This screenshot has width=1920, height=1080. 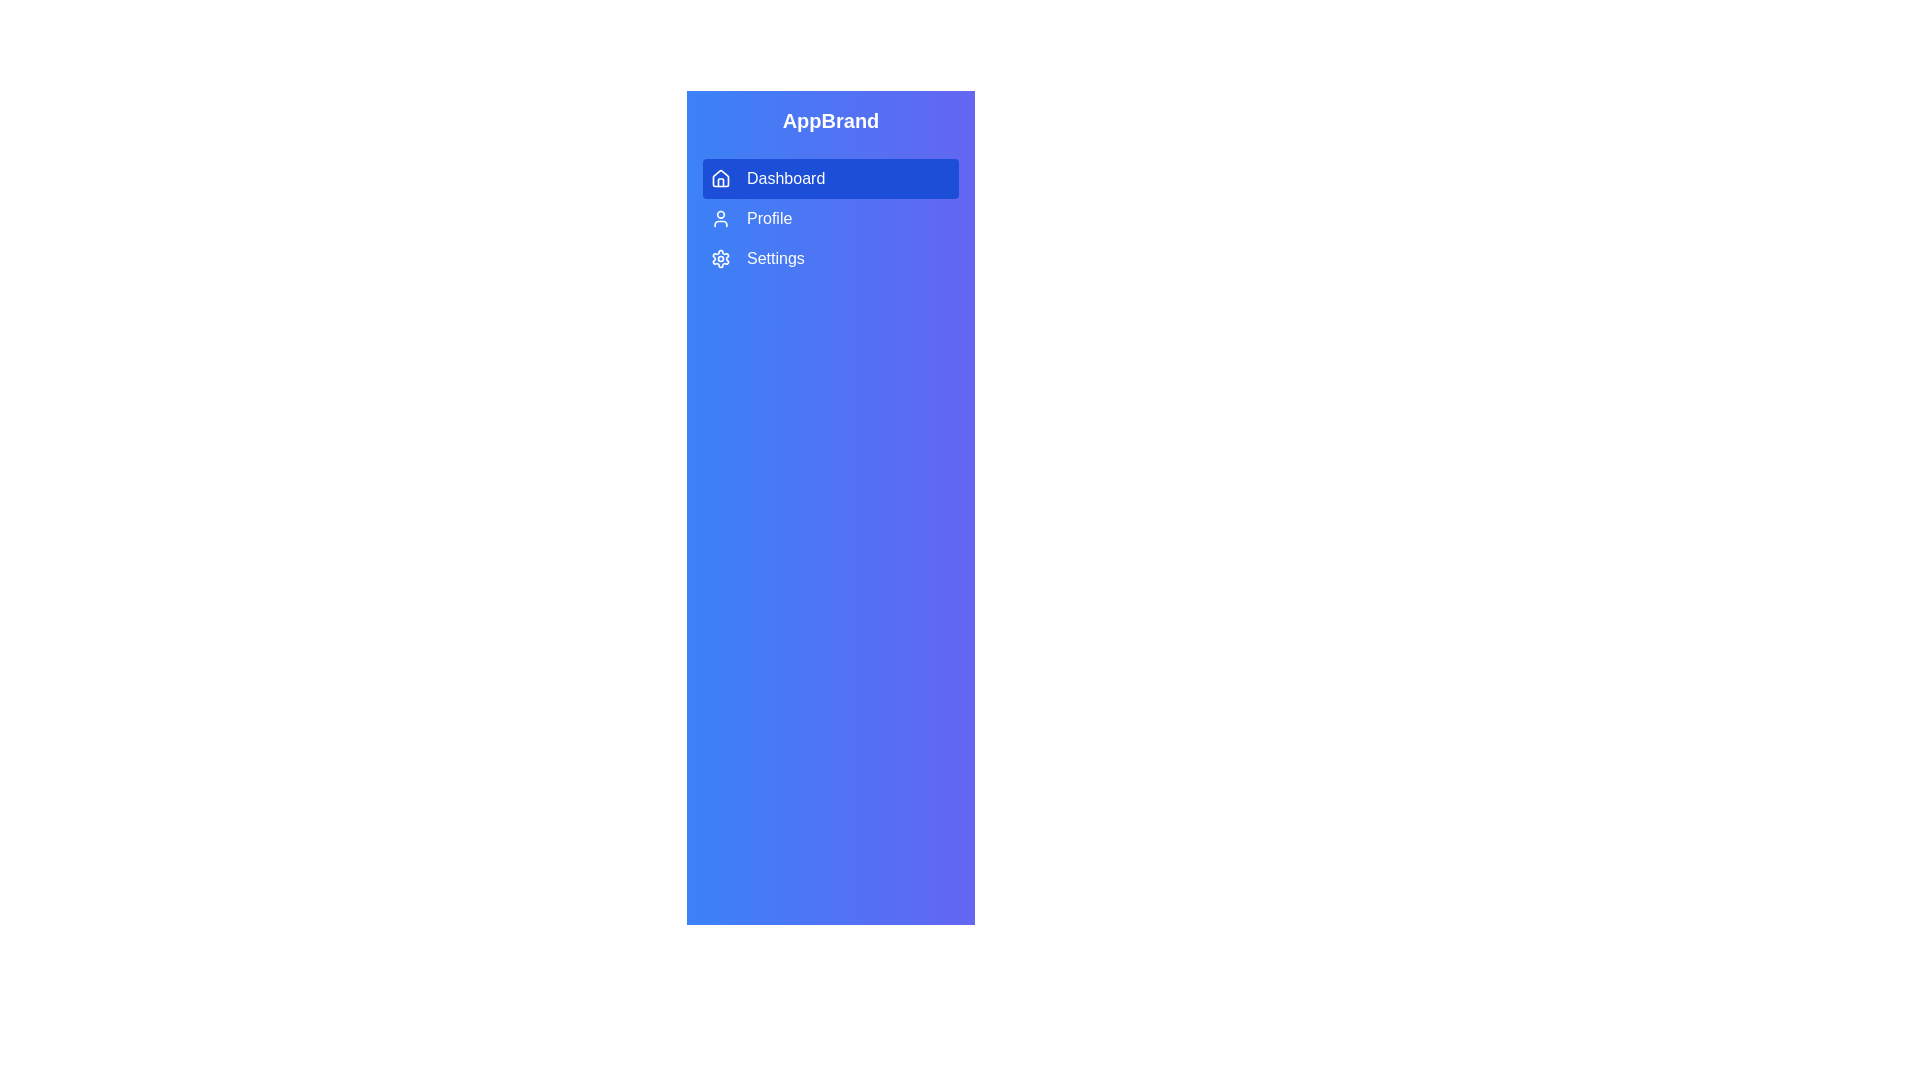 I want to click on the third navigation menu item in the left side panel, so click(x=830, y=257).